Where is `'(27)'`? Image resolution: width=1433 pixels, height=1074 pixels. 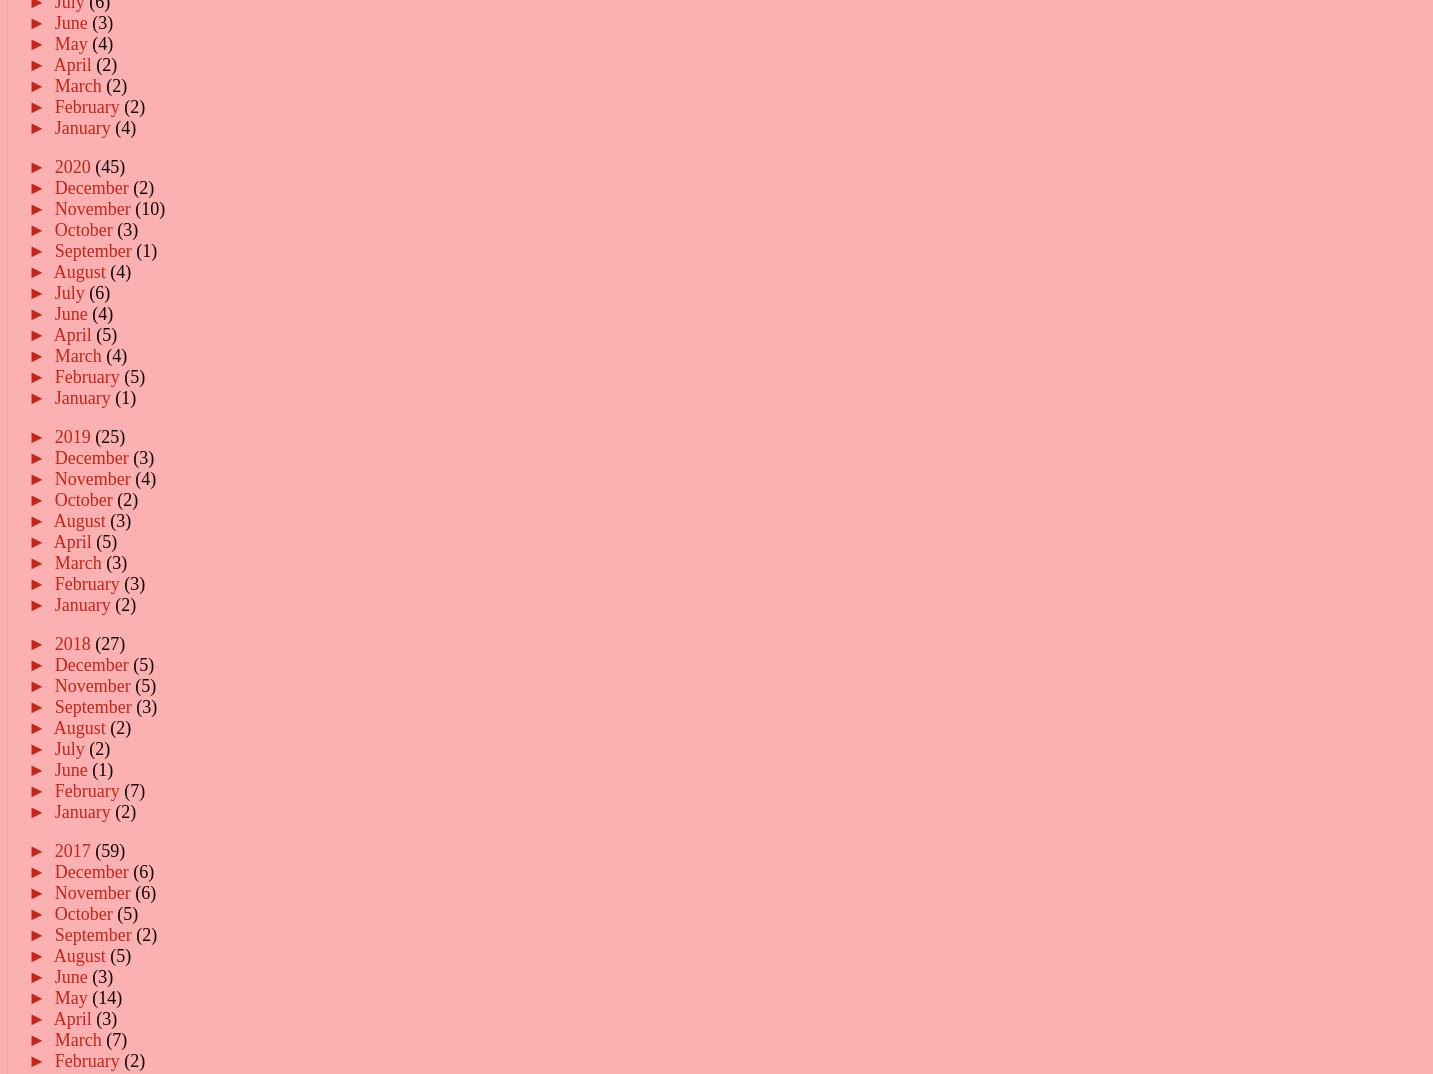 '(27)' is located at coordinates (109, 643).